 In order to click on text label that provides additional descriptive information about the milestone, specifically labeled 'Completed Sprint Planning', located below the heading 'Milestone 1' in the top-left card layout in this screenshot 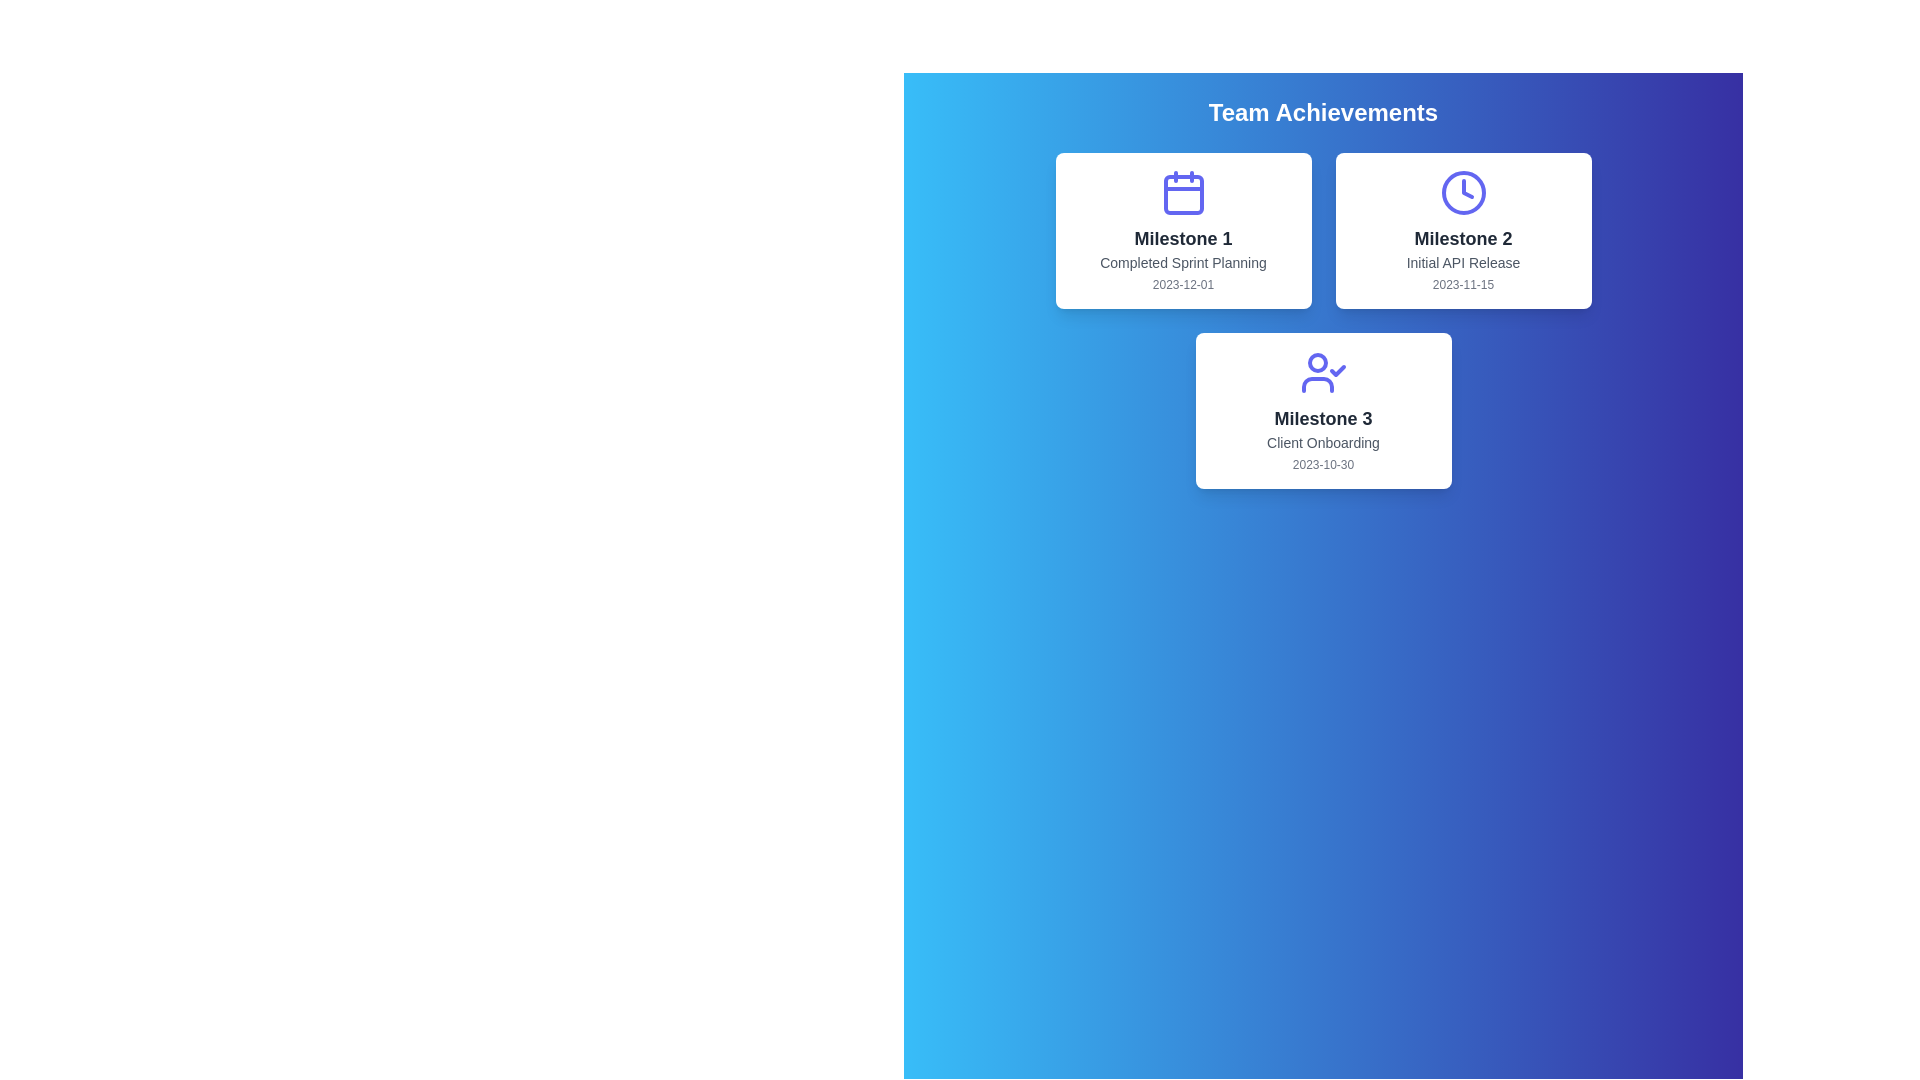, I will do `click(1183, 261)`.